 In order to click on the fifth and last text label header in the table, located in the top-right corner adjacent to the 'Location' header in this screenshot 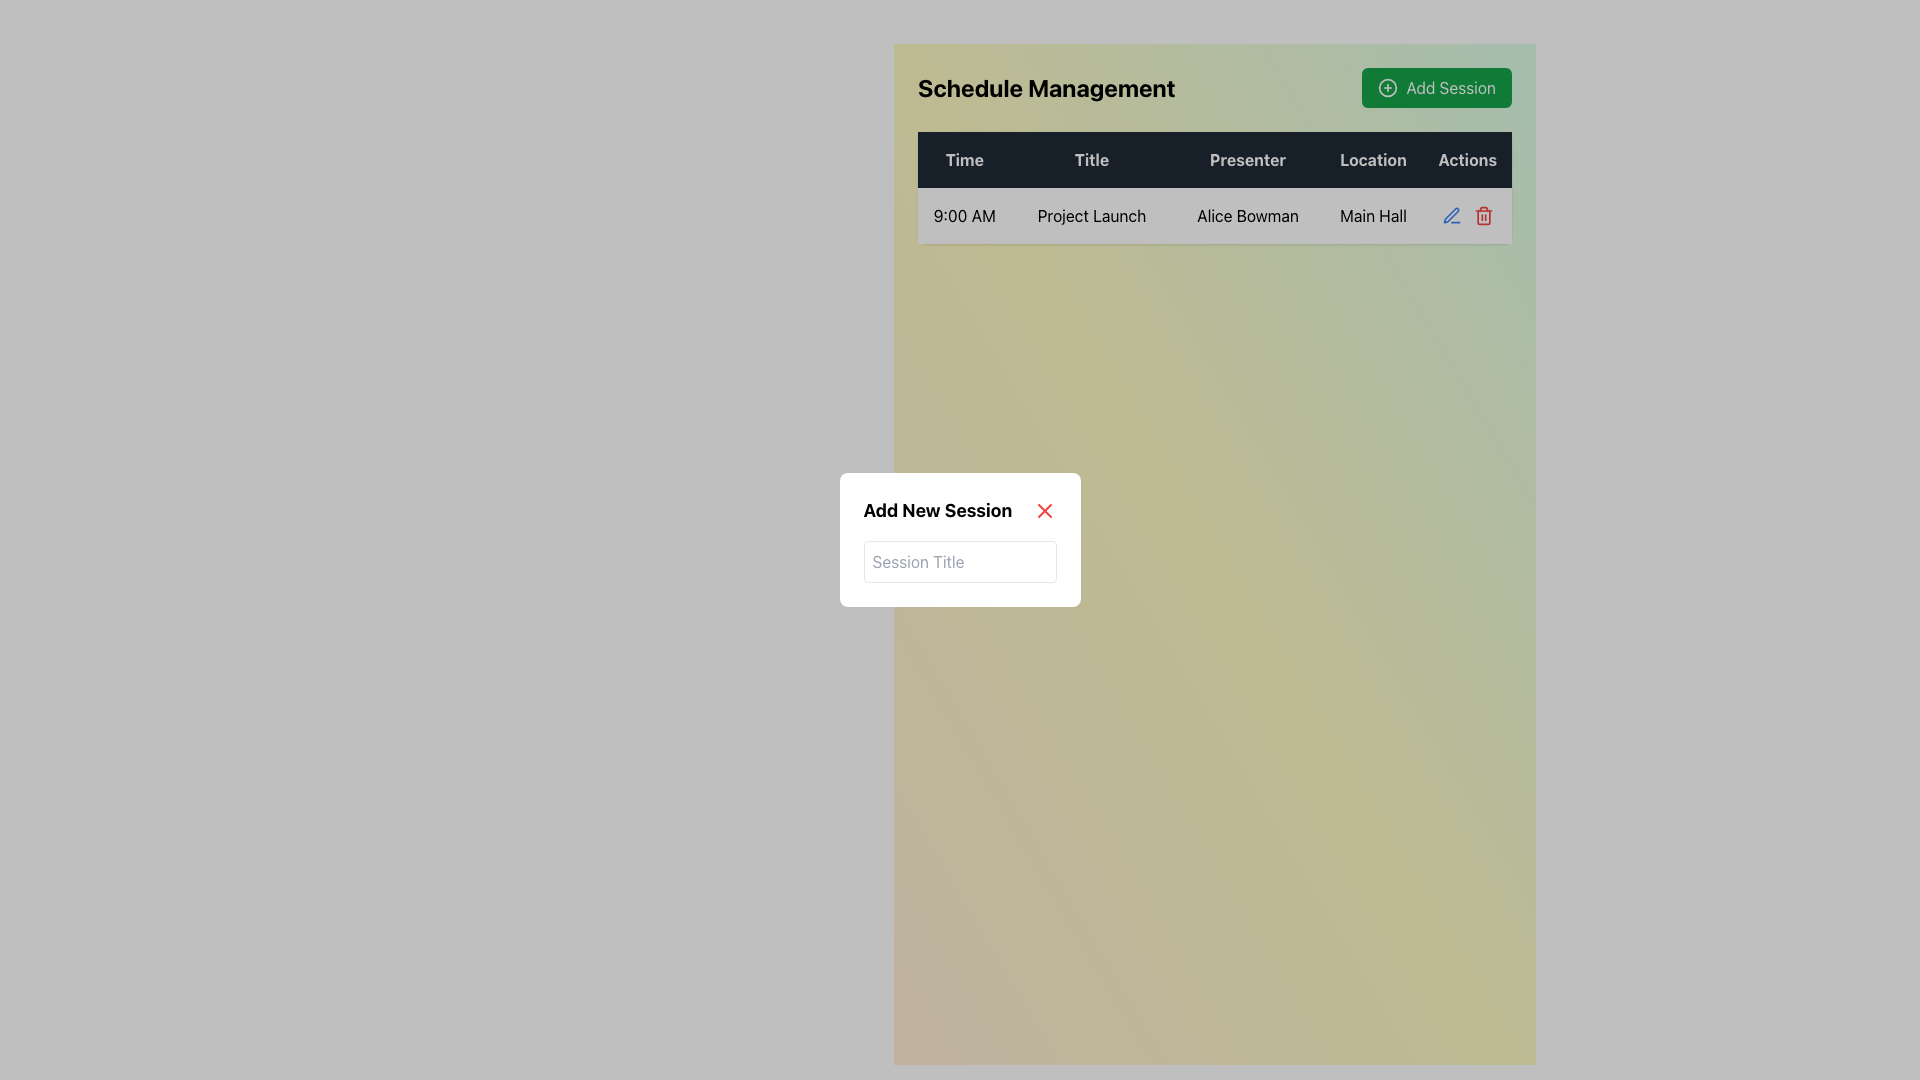, I will do `click(1467, 158)`.